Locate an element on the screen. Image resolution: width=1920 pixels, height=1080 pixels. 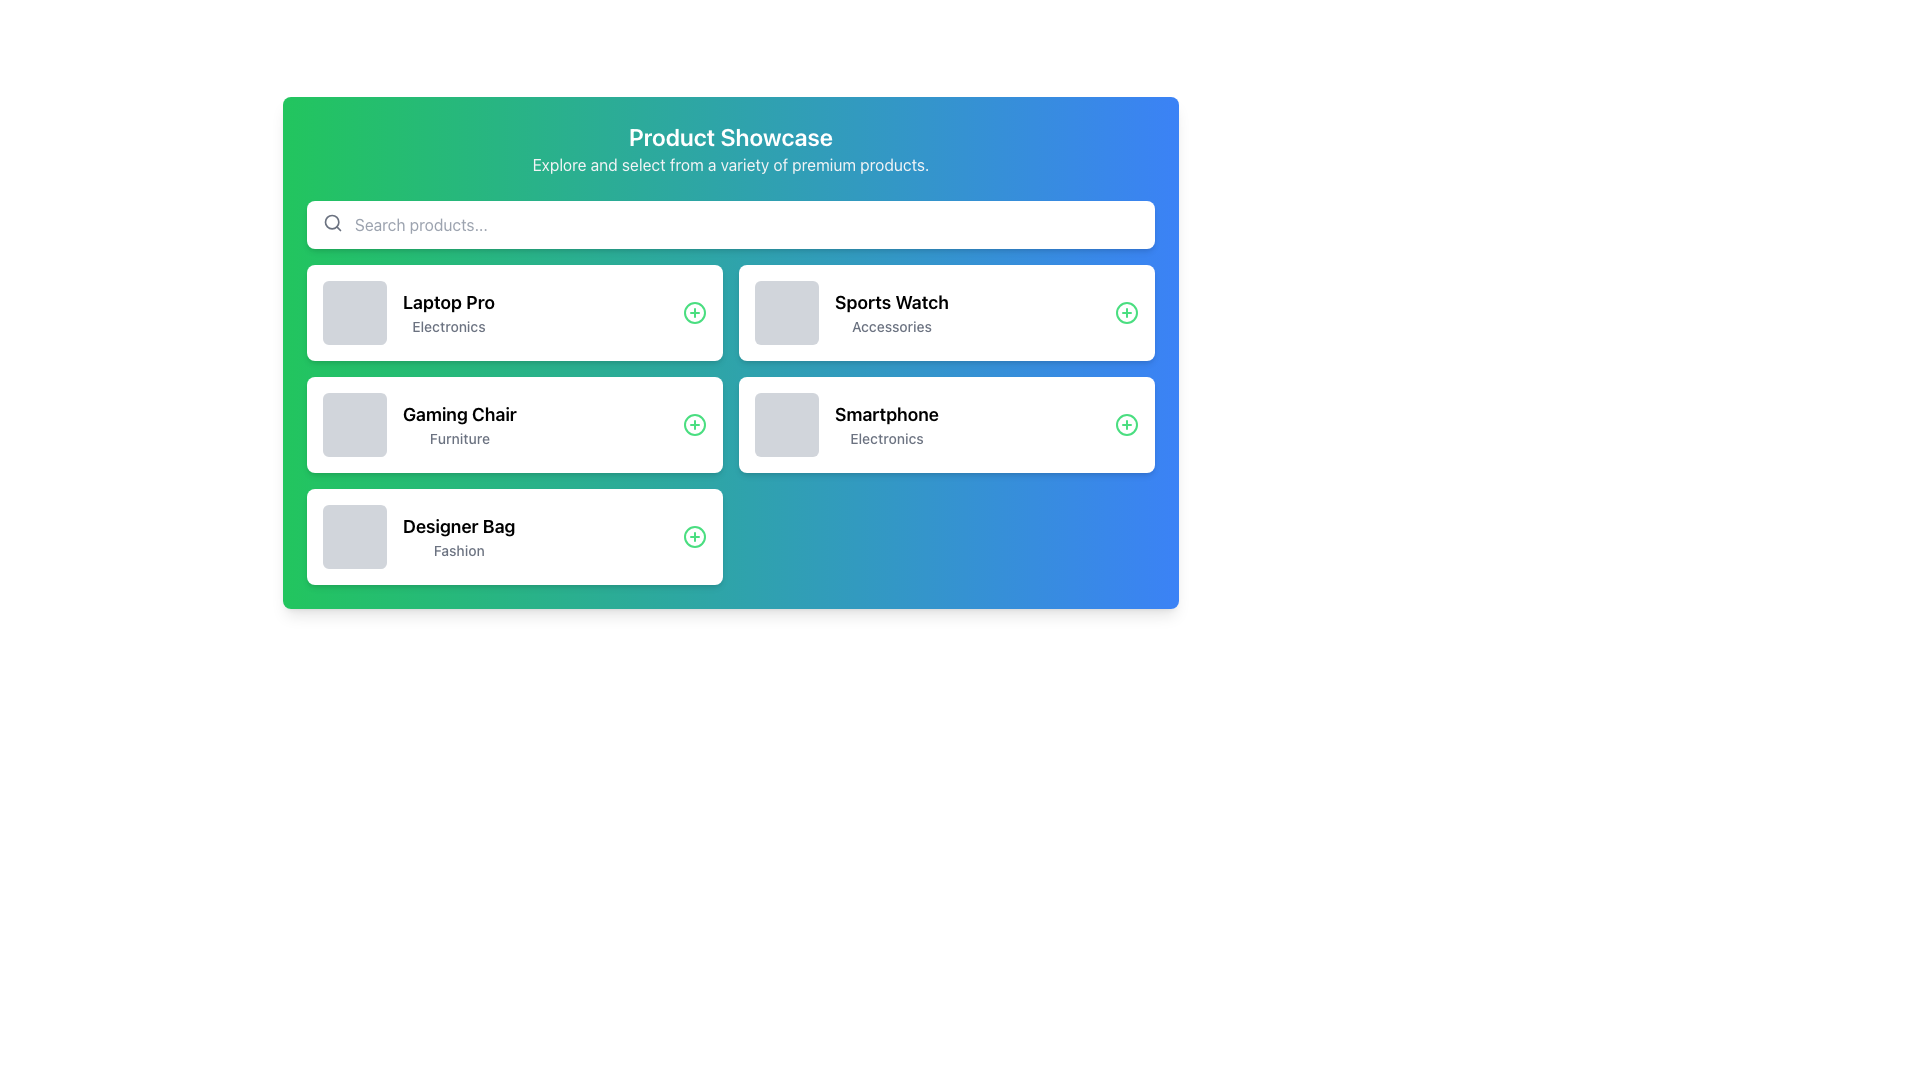
the Label that serves as the title for the product card, located above the descriptive text 'Electronics' in the bottom-right segment of the interface is located at coordinates (886, 414).